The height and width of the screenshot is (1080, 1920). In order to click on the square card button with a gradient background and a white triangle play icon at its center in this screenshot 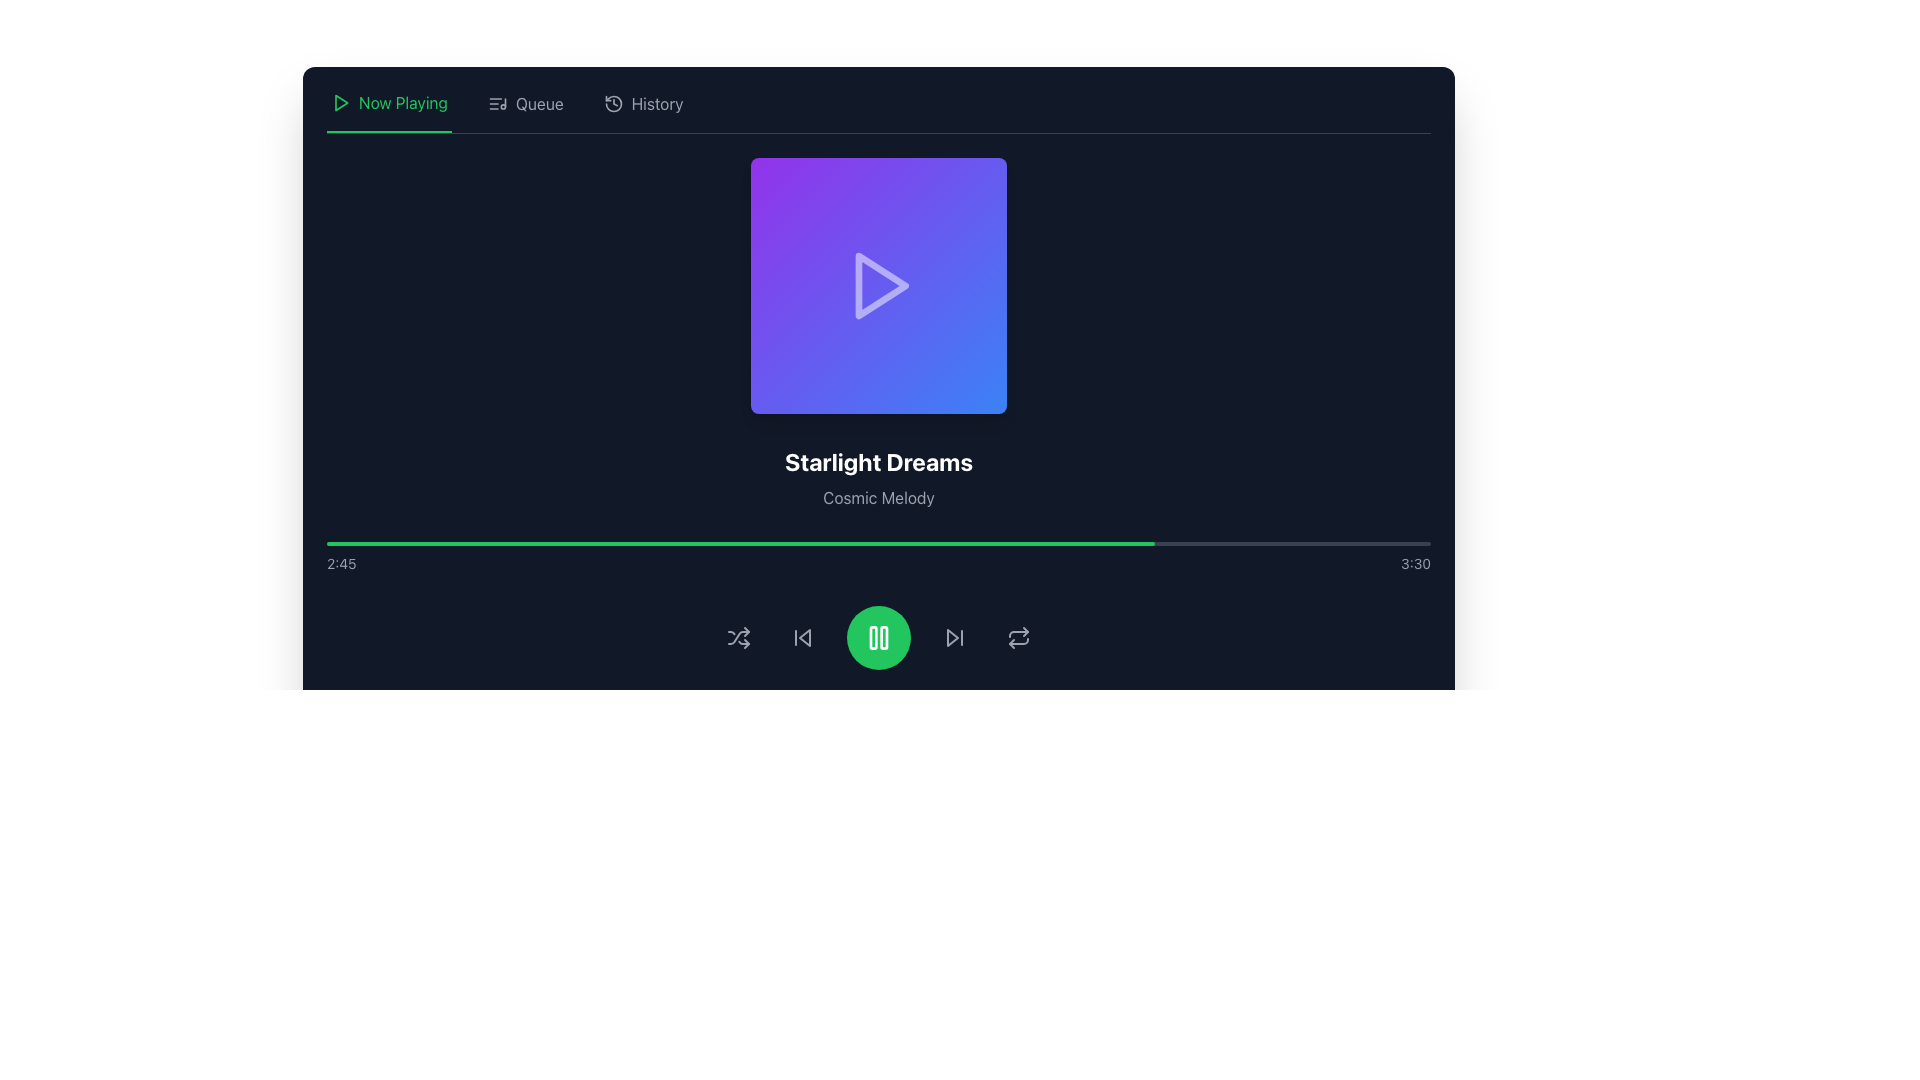, I will do `click(878, 285)`.